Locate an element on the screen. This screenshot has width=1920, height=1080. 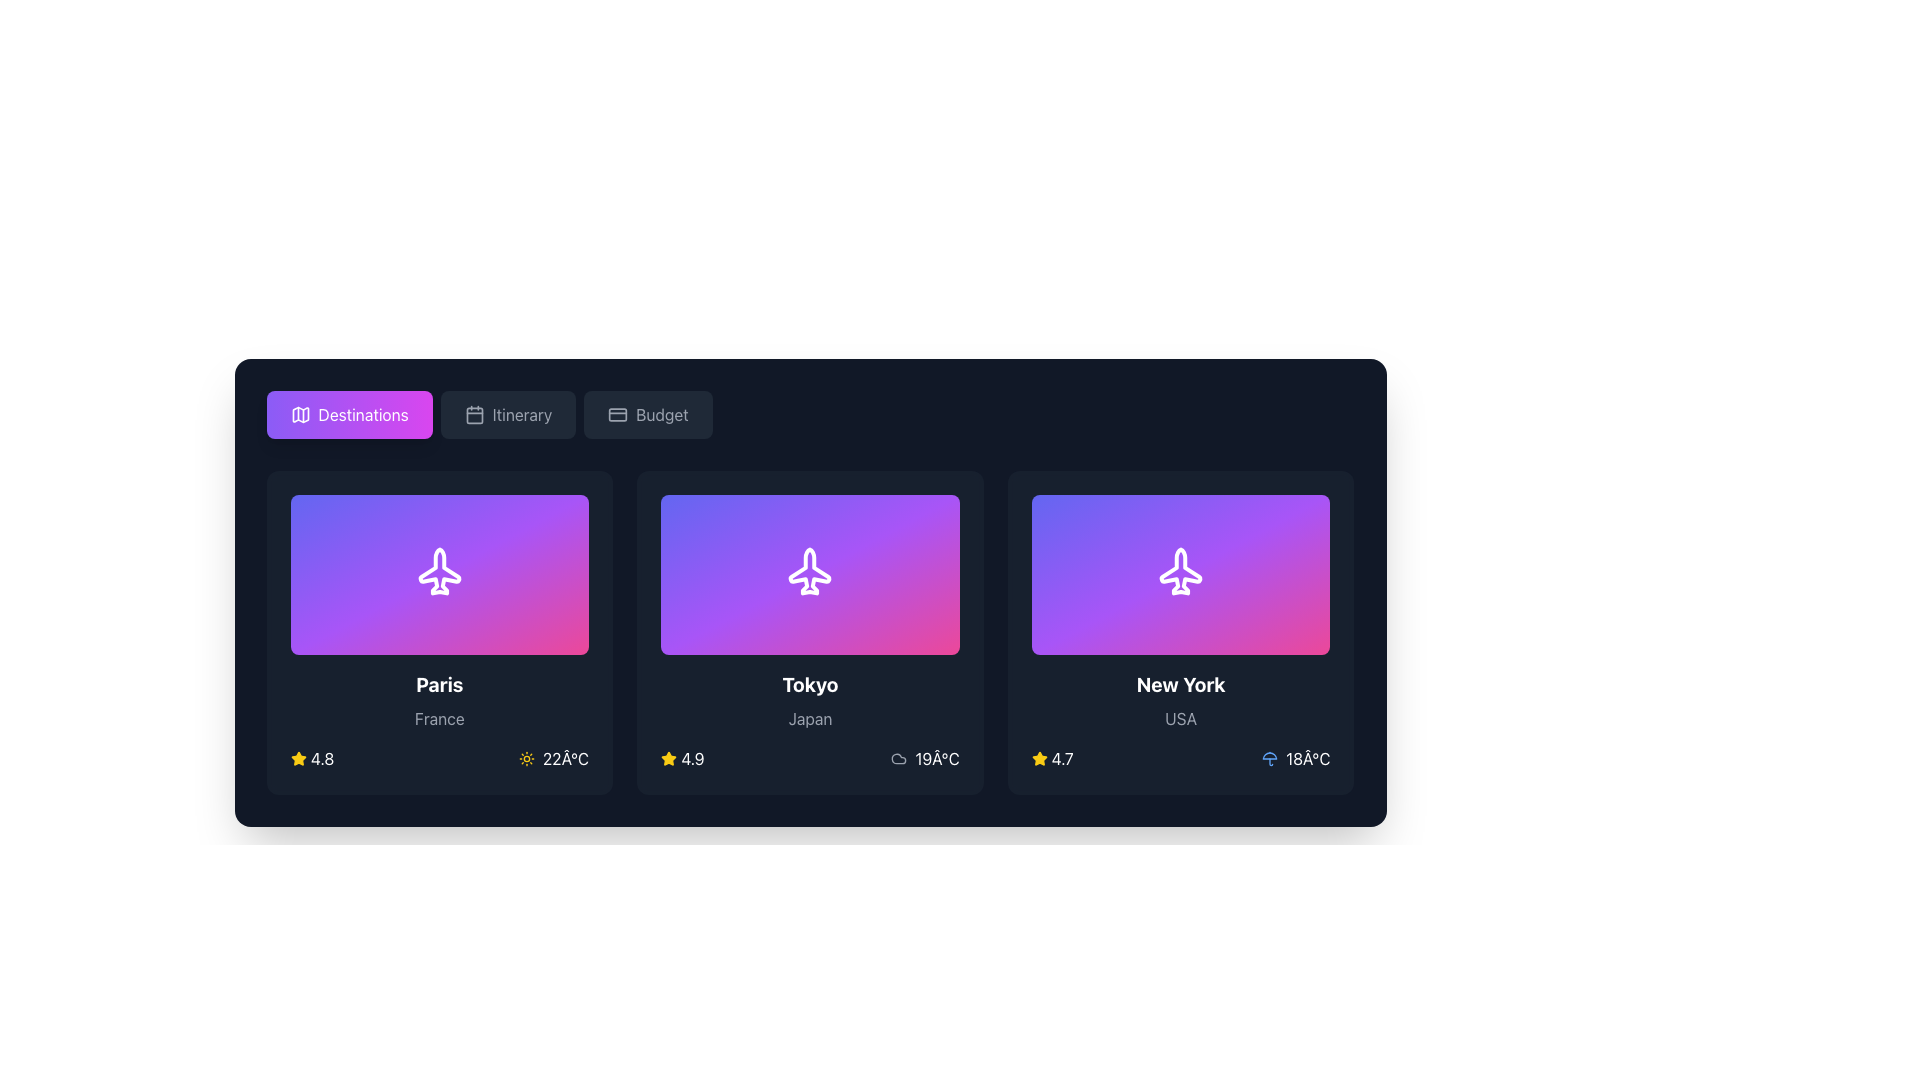
the static text element displaying the rating score (4.8) for the 'Paris' card, which is positioned directly to the right of the yellow star icon in the rating component is located at coordinates (322, 759).